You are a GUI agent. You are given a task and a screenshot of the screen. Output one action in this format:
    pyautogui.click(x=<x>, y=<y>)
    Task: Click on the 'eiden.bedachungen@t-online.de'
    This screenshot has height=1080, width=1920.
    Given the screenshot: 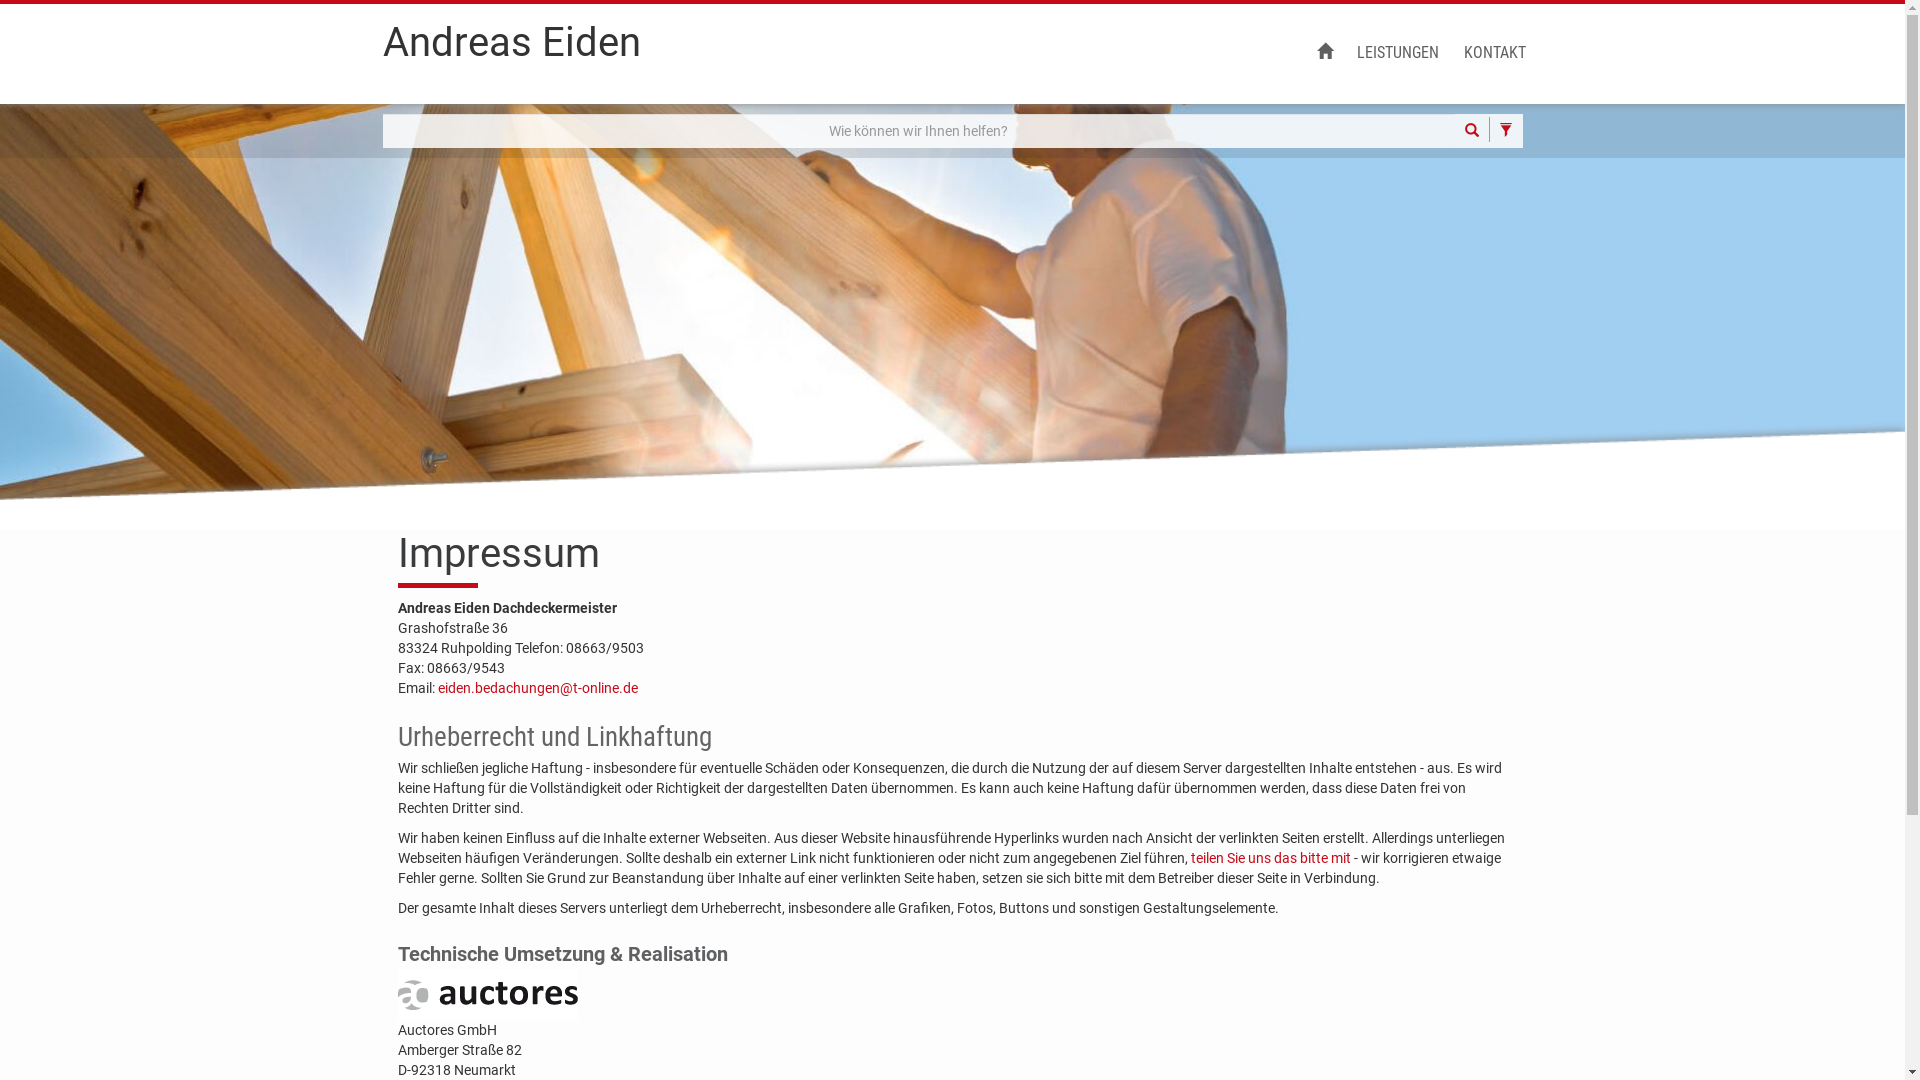 What is the action you would take?
    pyautogui.click(x=537, y=686)
    